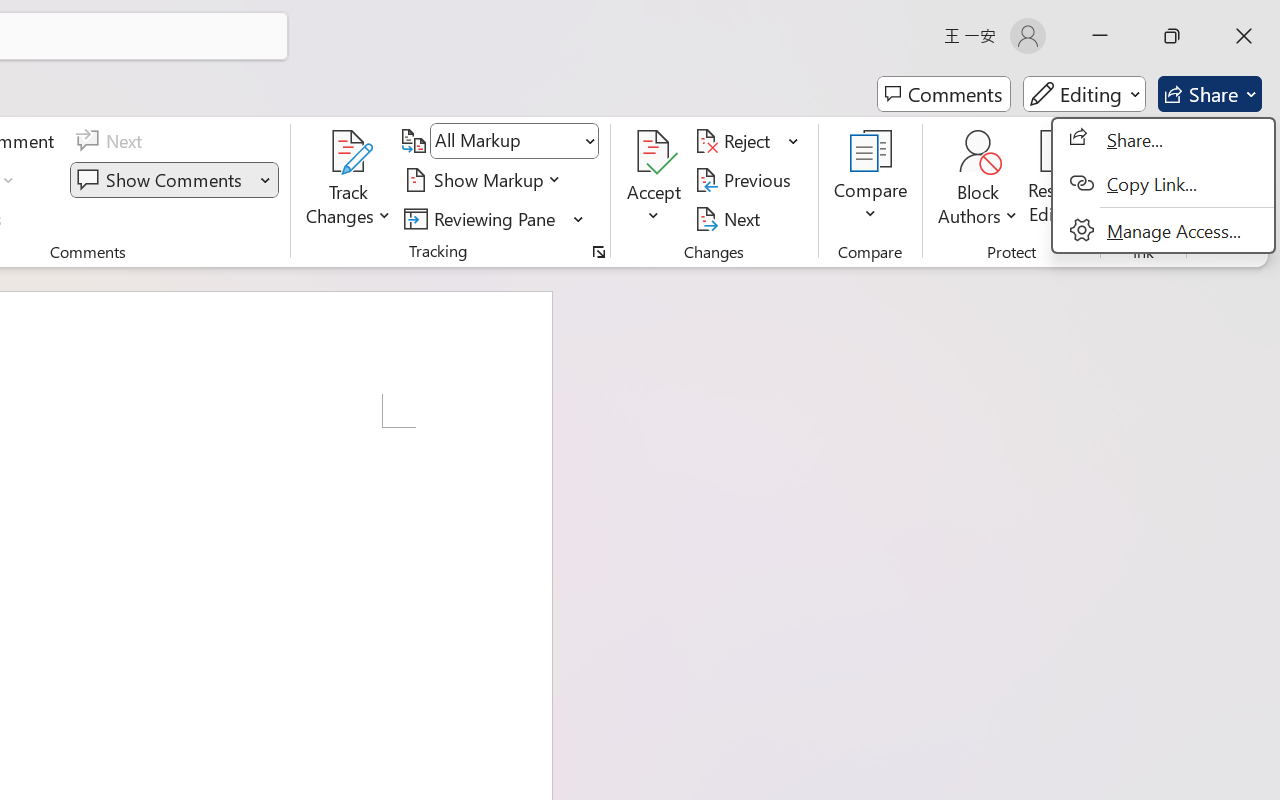 The image size is (1280, 800). Describe the element at coordinates (745, 179) in the screenshot. I see `'Previous'` at that location.